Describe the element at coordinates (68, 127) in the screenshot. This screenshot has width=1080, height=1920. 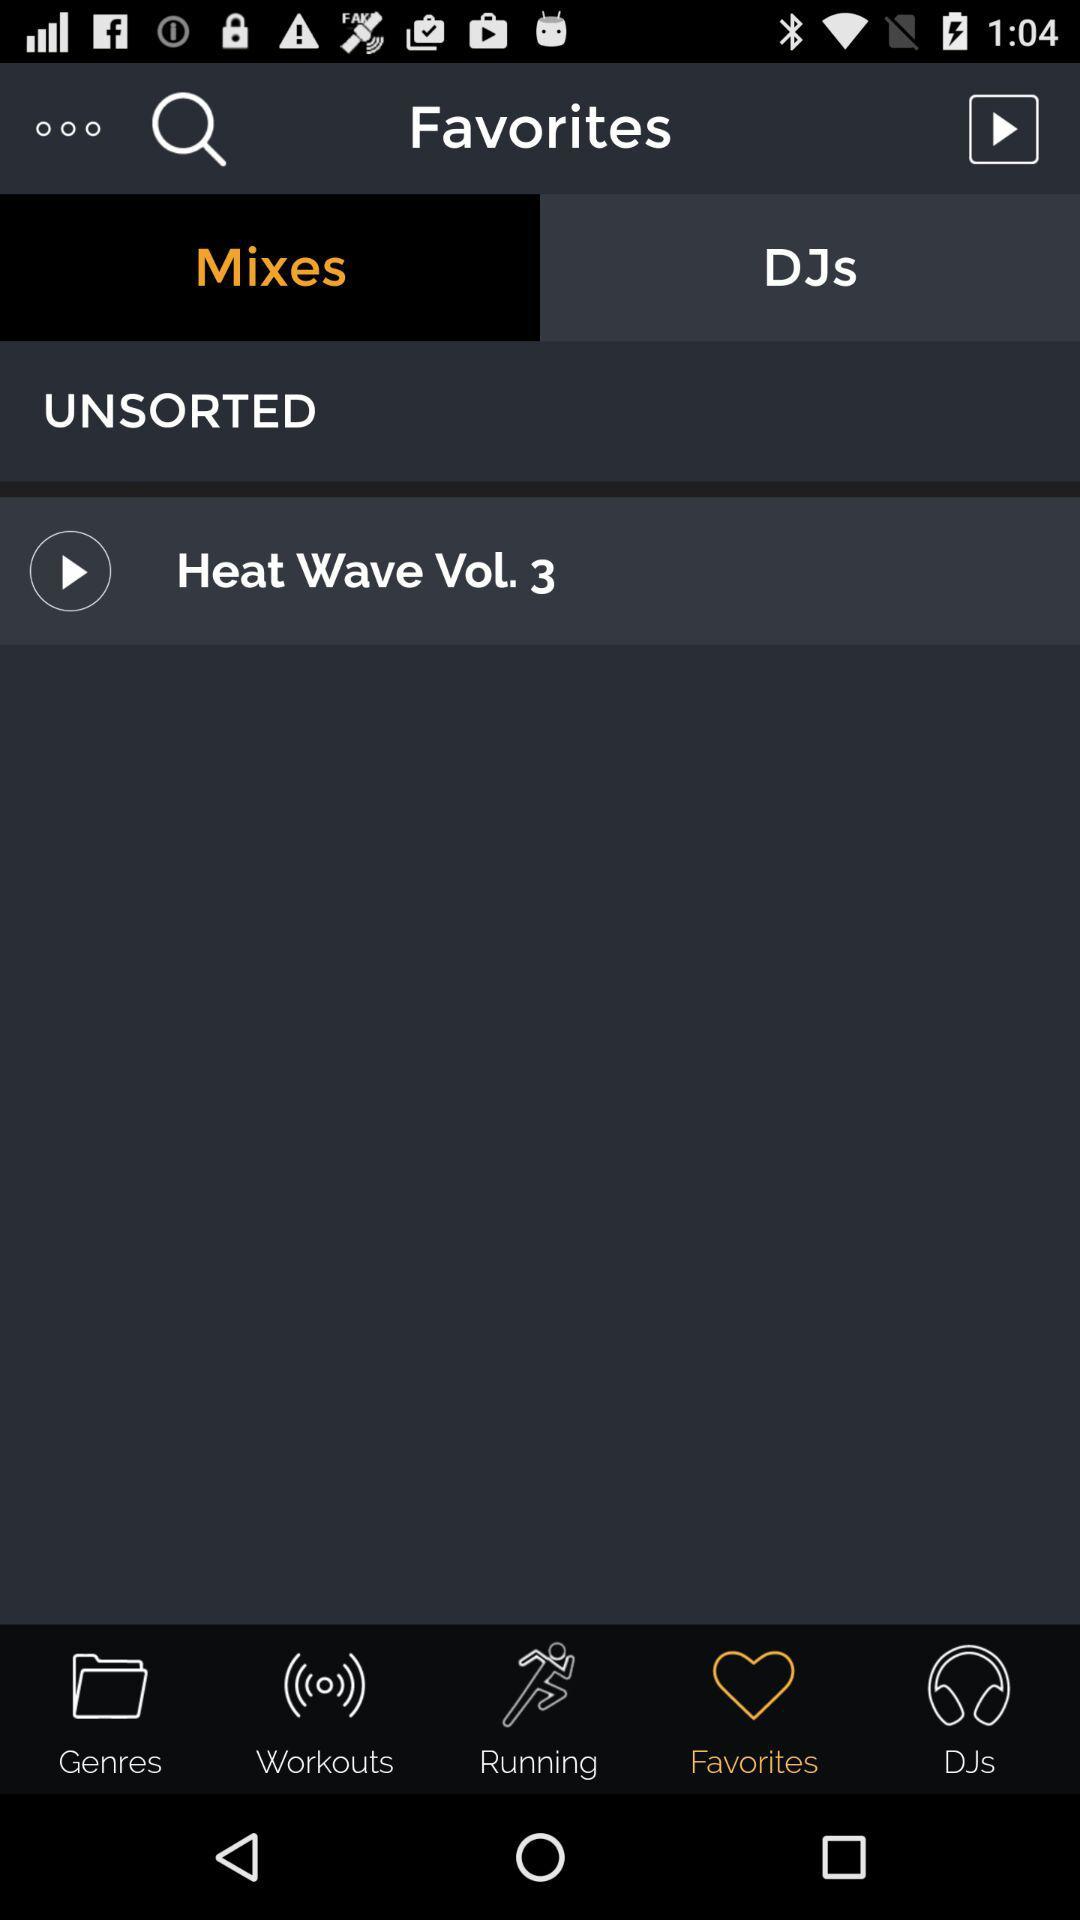
I see `menu` at that location.